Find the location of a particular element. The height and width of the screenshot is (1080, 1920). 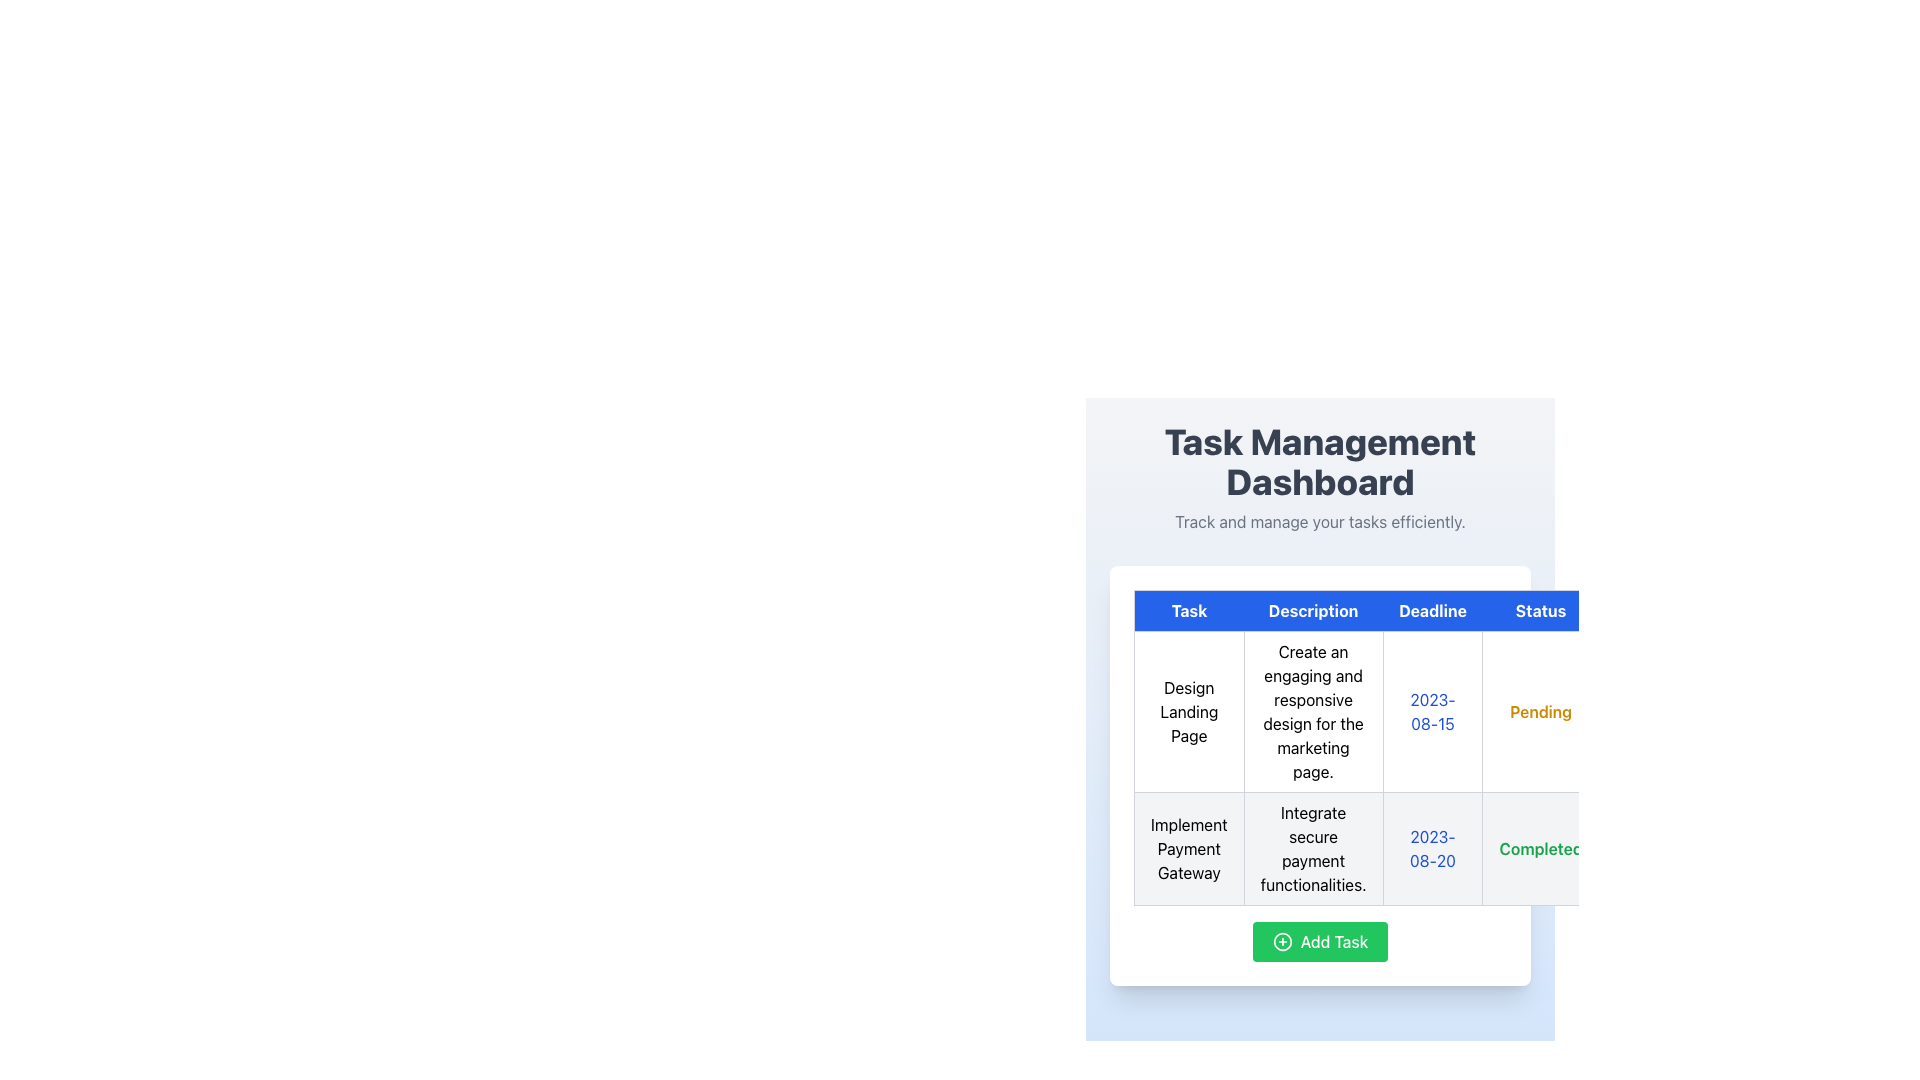

descriptive subtitle text located immediately beneath the 'Task Management Dashboard' title, which serves as an overview for the dashboard is located at coordinates (1320, 520).